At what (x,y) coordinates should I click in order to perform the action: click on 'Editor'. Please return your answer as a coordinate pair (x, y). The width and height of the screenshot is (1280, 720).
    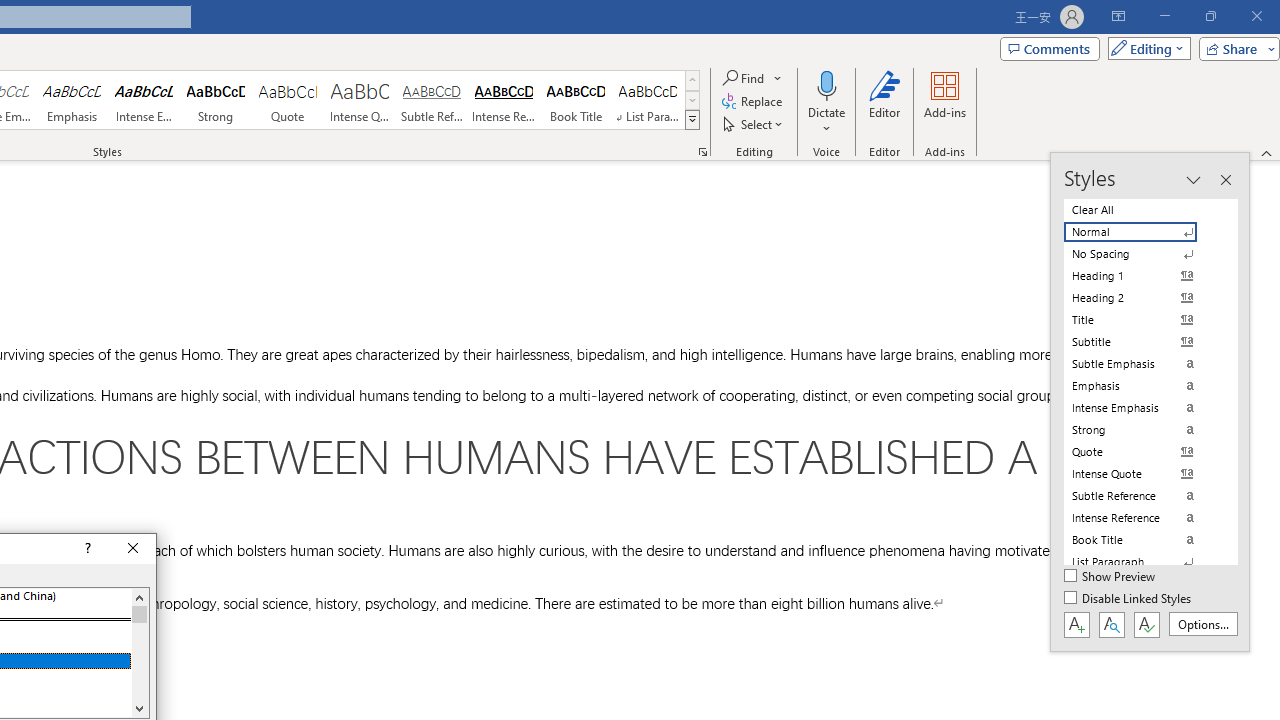
    Looking at the image, I should click on (884, 103).